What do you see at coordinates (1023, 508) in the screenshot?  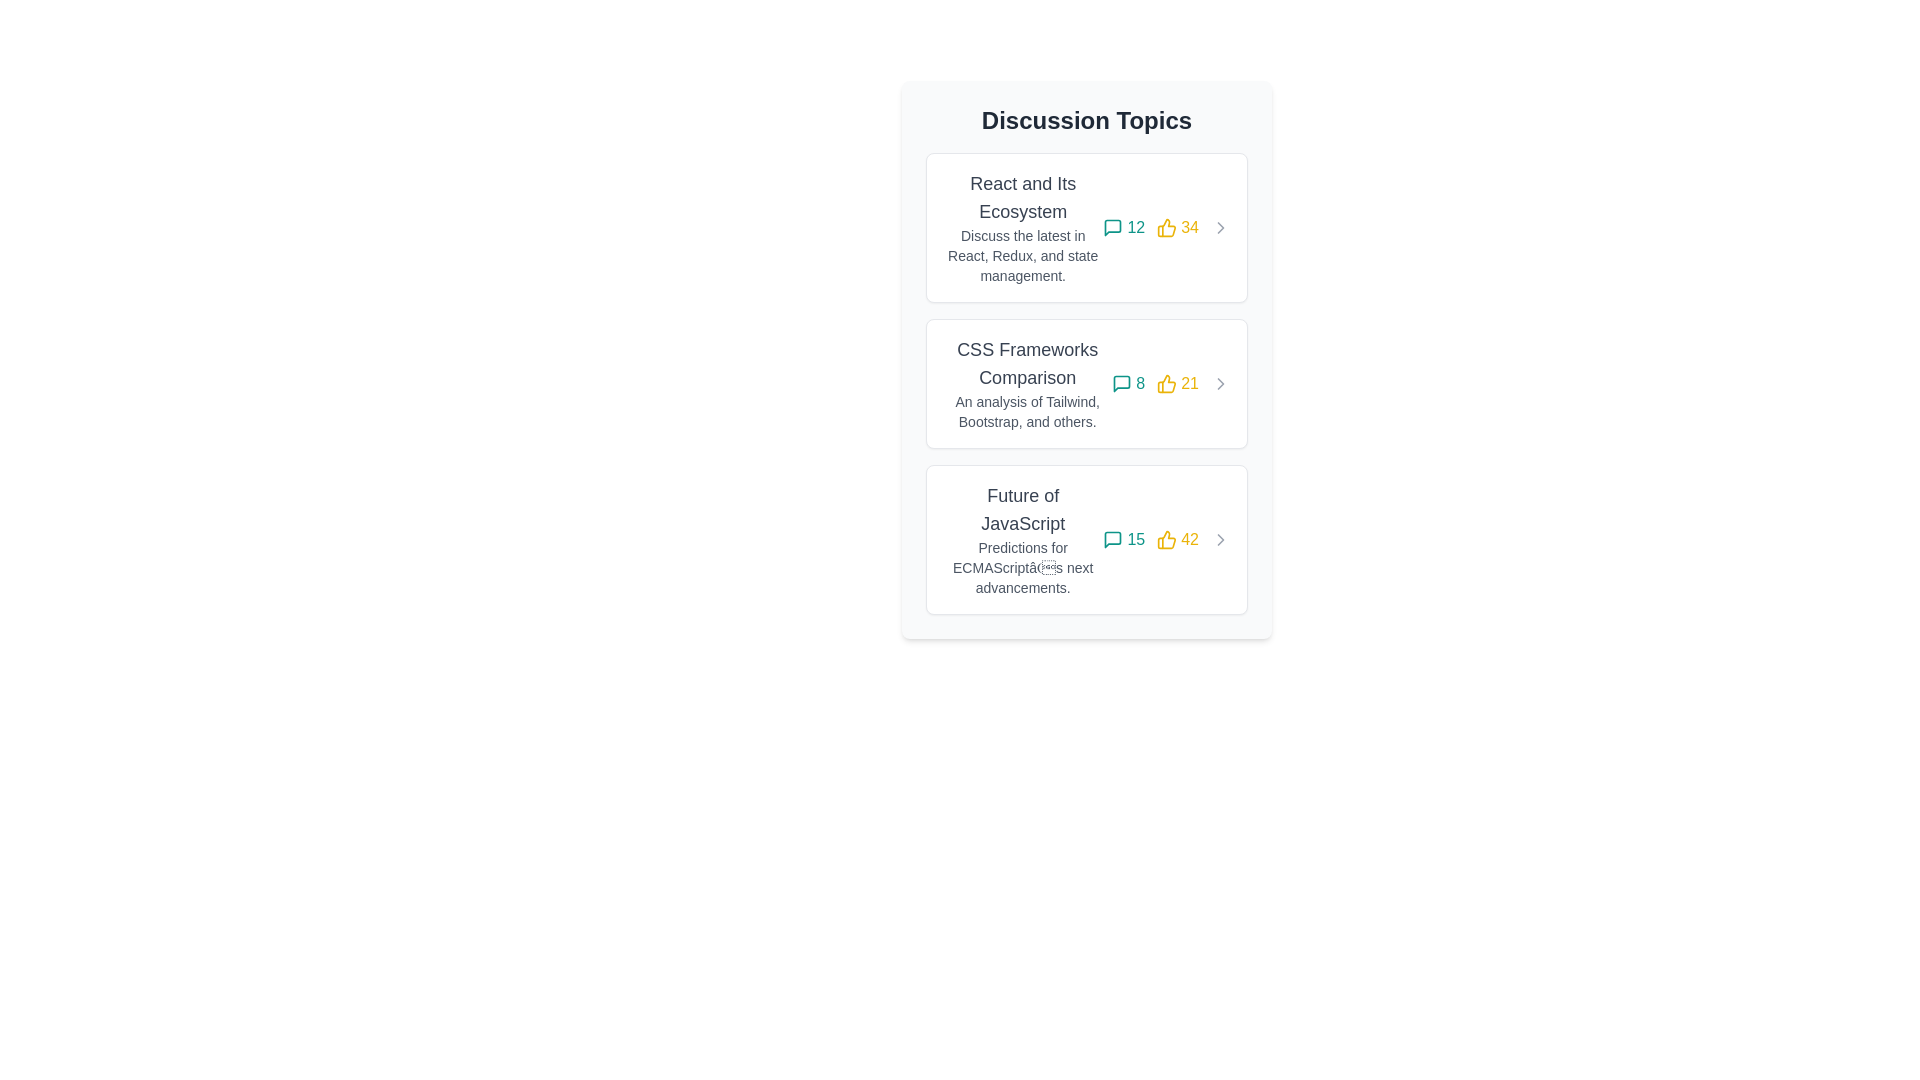 I see `the text element styled in bold and larger font that reads 'Future of JavaScript', positioned as a heading on the card layout in the 'Discussion Topics' list` at bounding box center [1023, 508].